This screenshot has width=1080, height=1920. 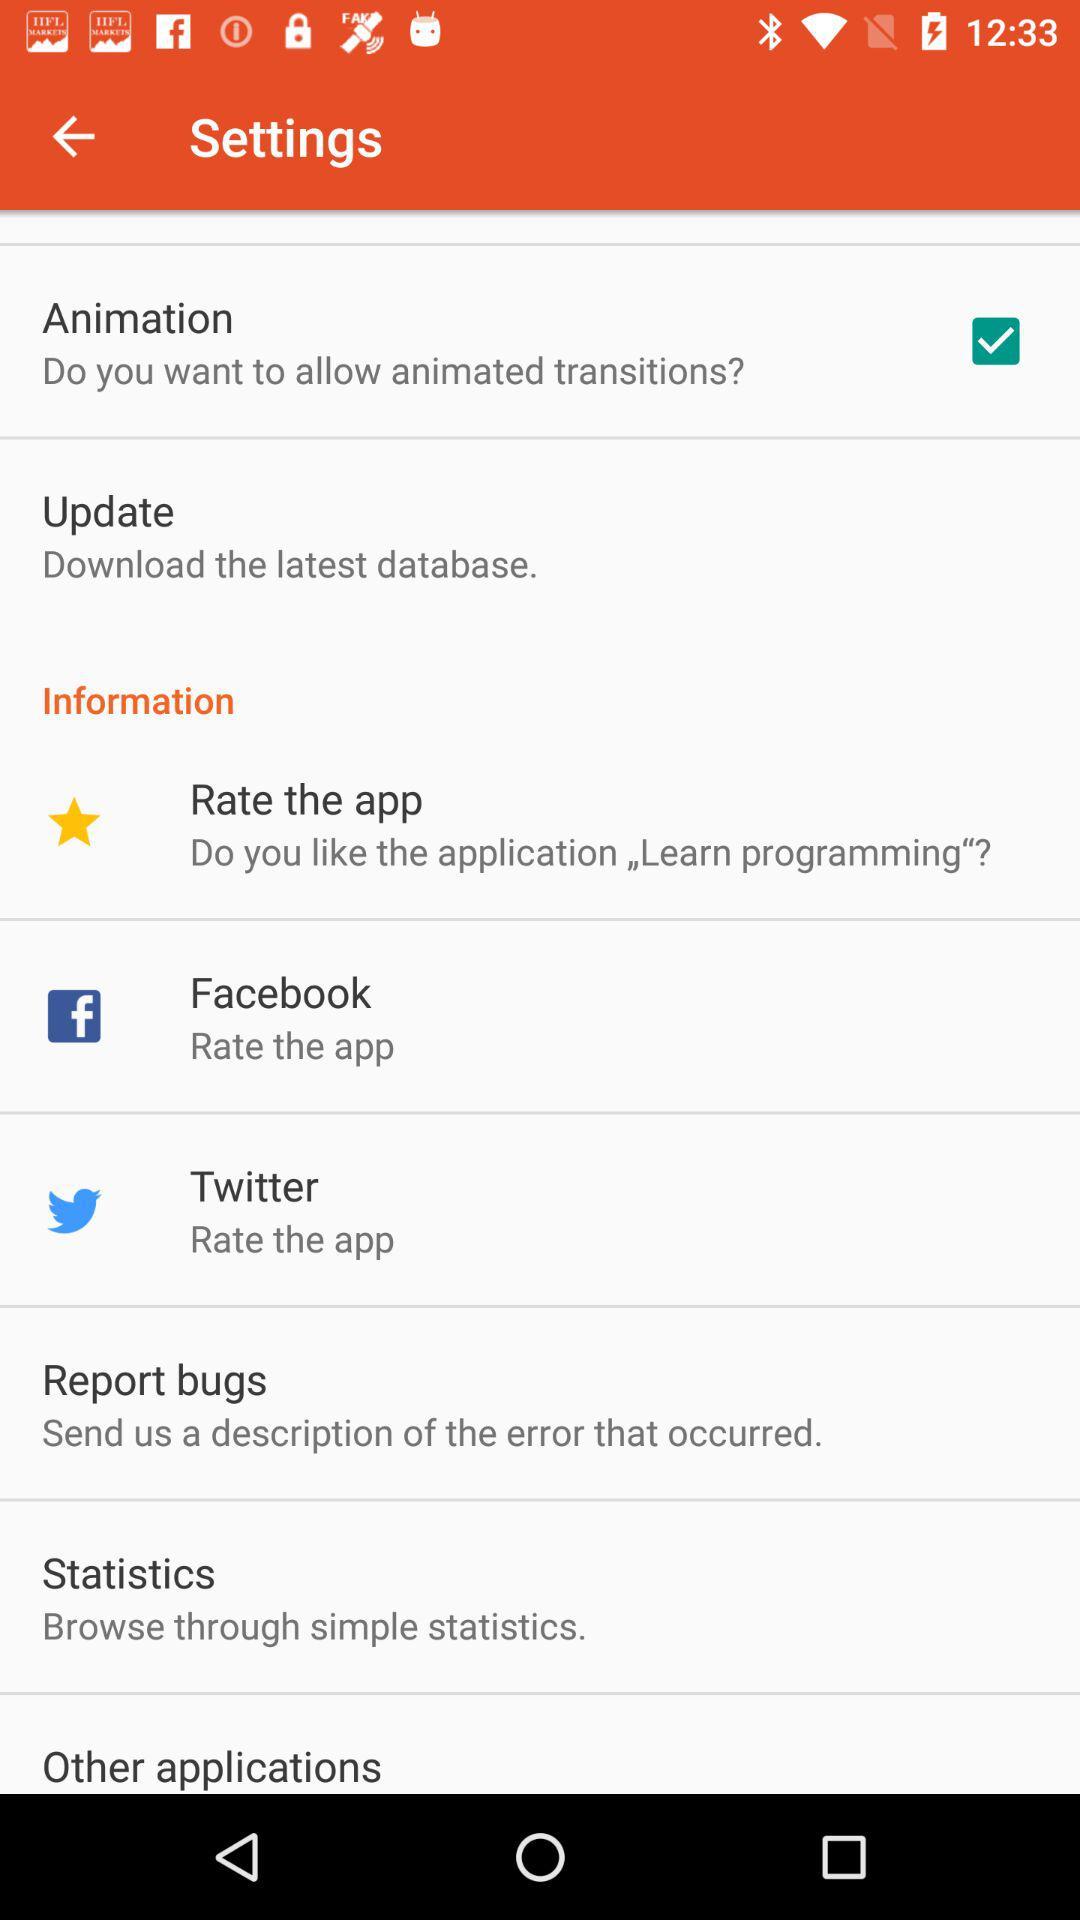 I want to click on app above other applications, so click(x=314, y=1625).